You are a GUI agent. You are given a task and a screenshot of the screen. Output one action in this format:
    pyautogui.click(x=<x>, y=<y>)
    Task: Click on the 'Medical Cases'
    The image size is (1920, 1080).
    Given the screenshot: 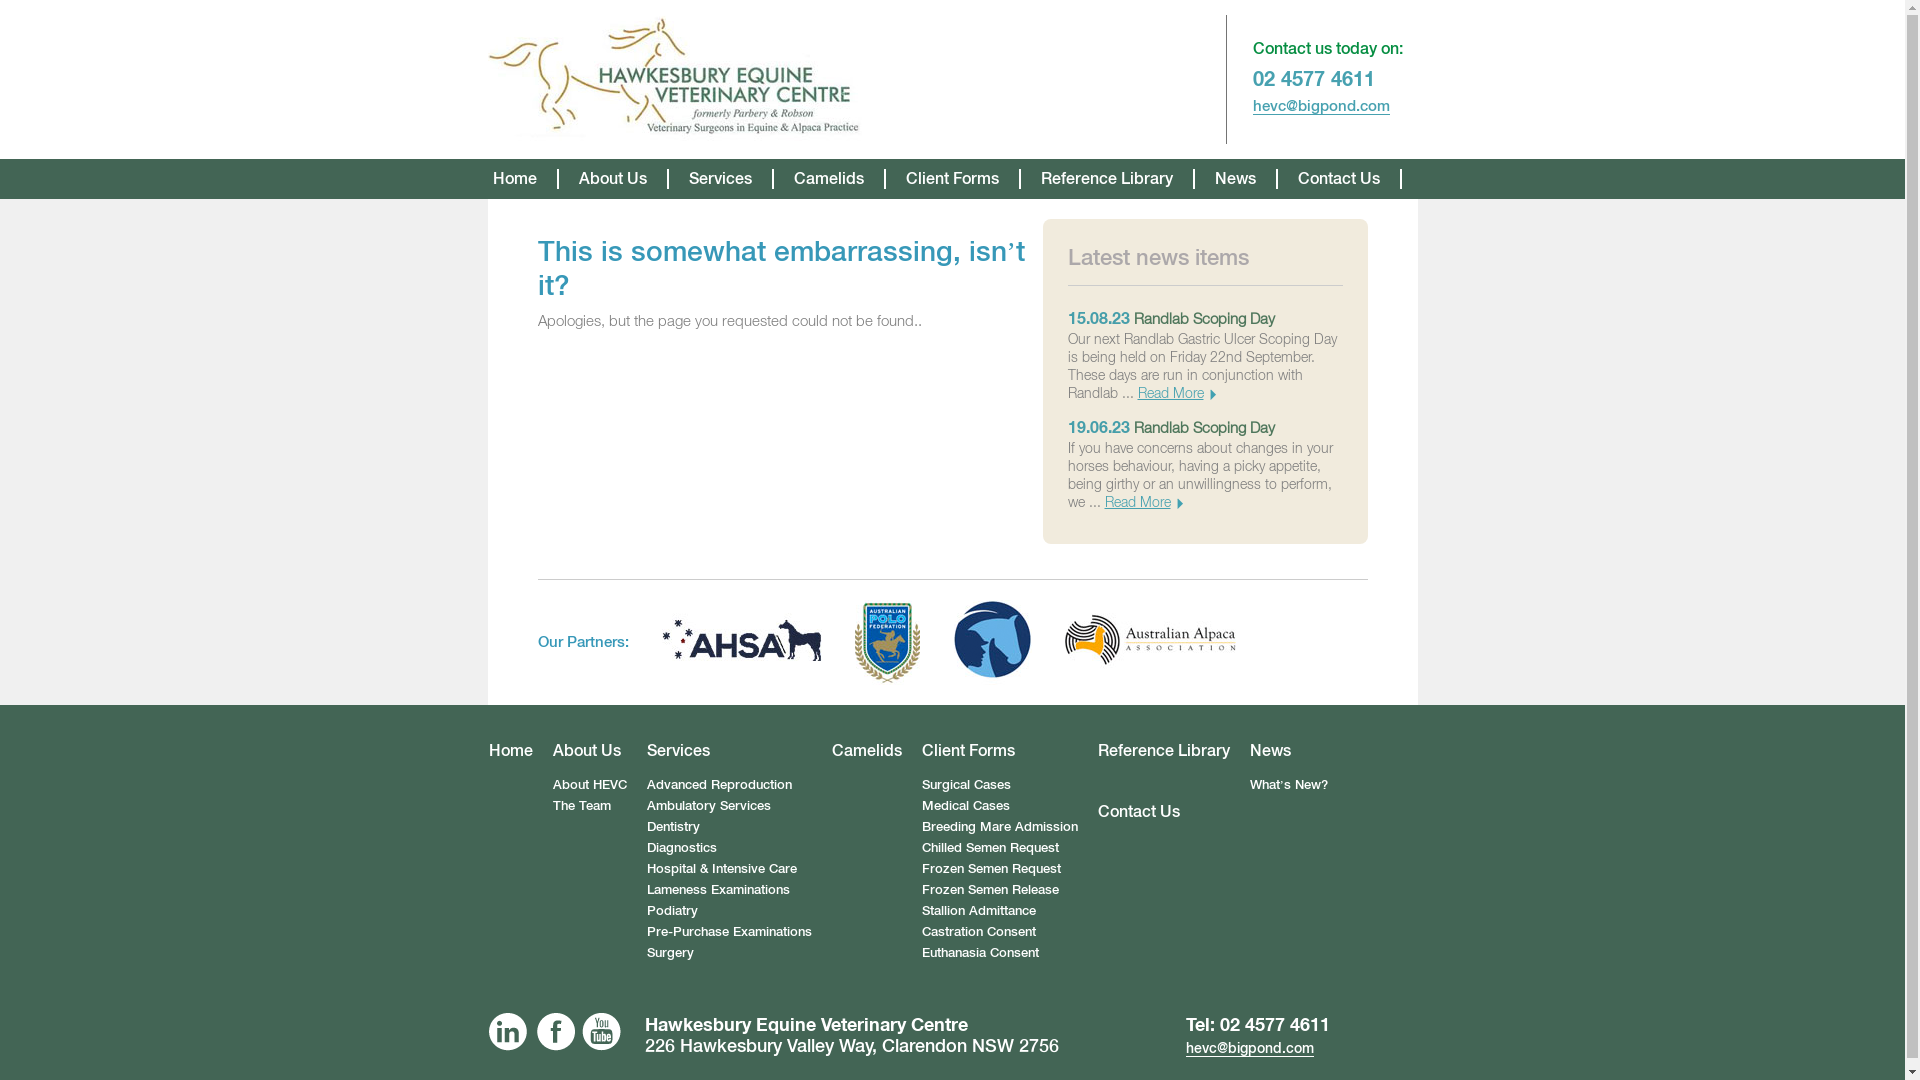 What is the action you would take?
    pyautogui.click(x=964, y=804)
    